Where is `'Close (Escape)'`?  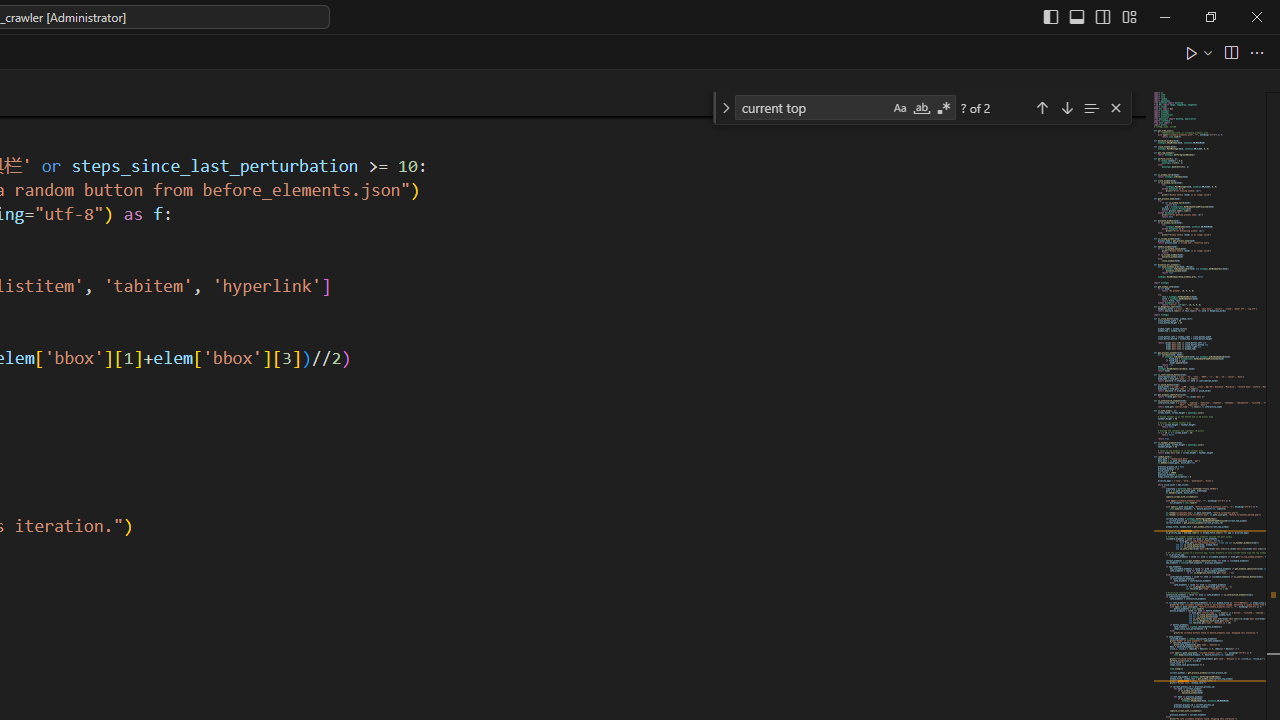
'Close (Escape)' is located at coordinates (1114, 108).